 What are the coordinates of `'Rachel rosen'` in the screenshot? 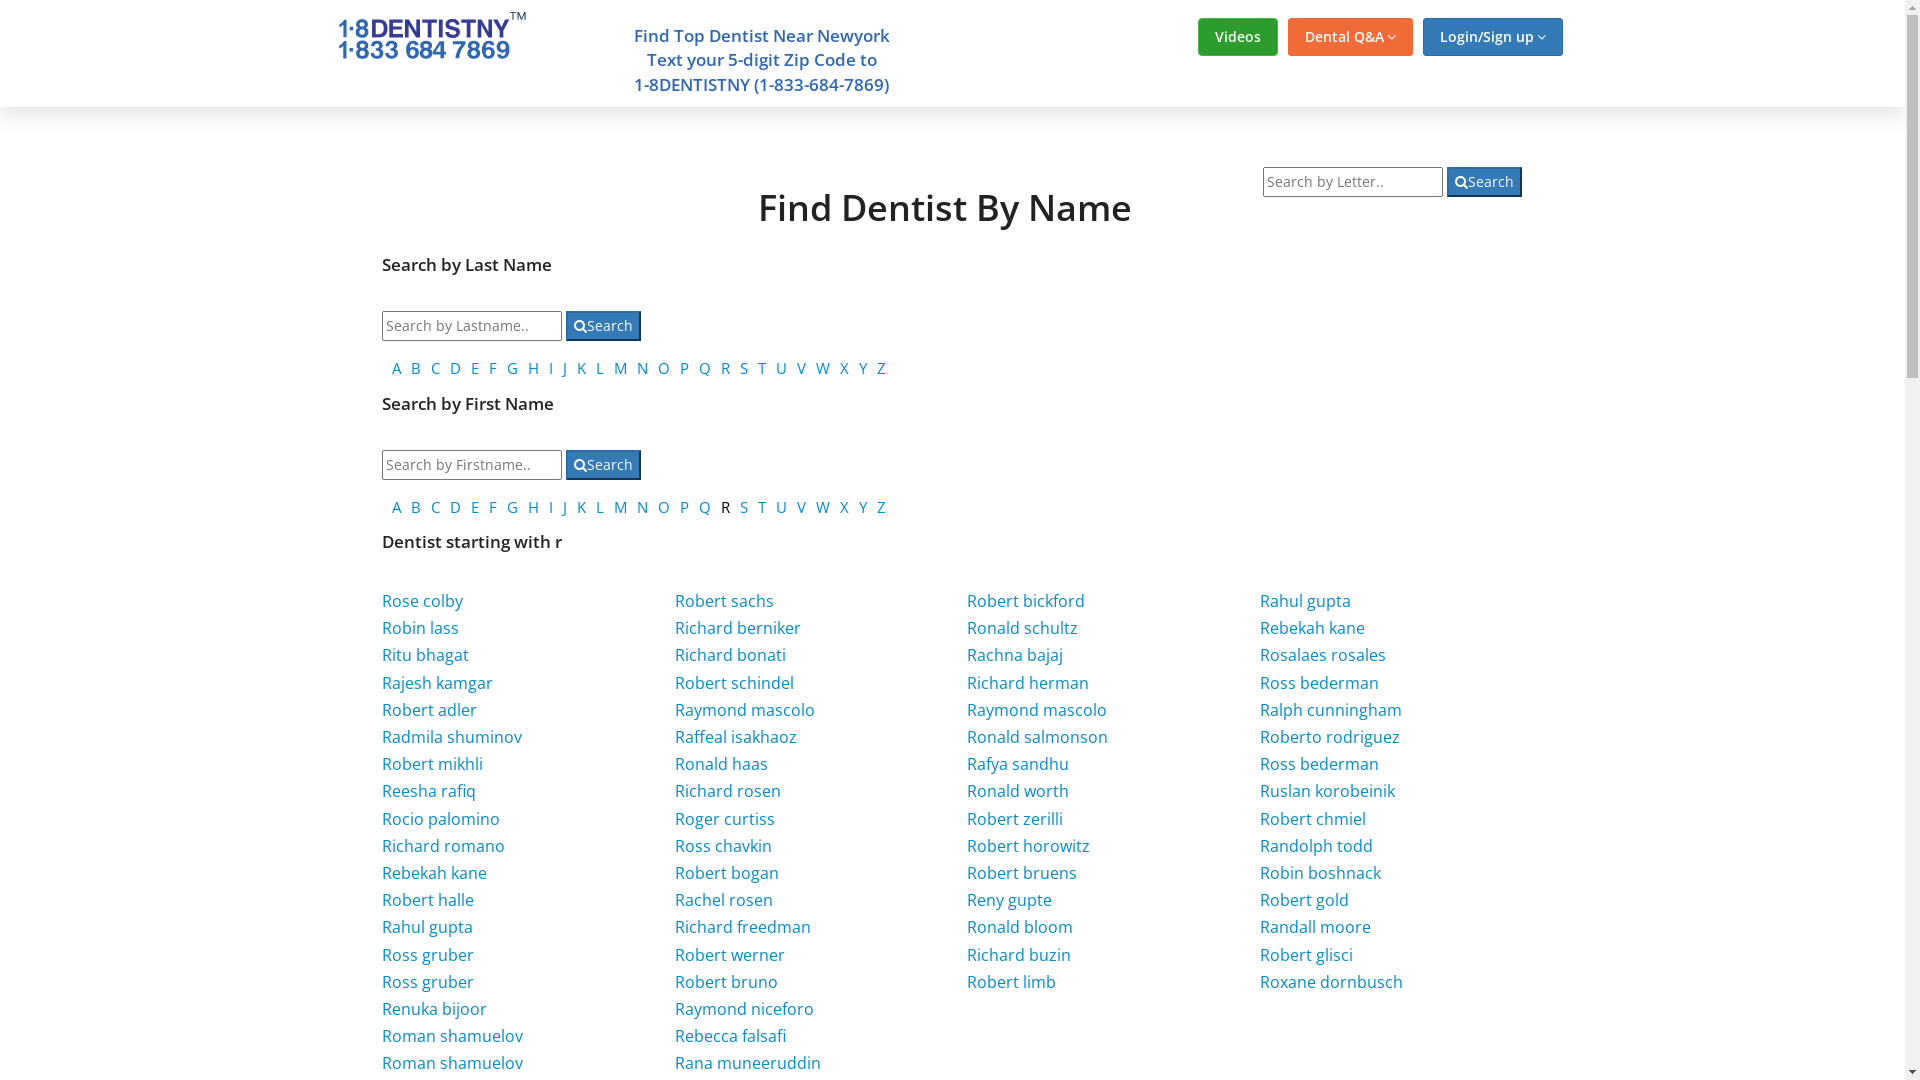 It's located at (675, 898).